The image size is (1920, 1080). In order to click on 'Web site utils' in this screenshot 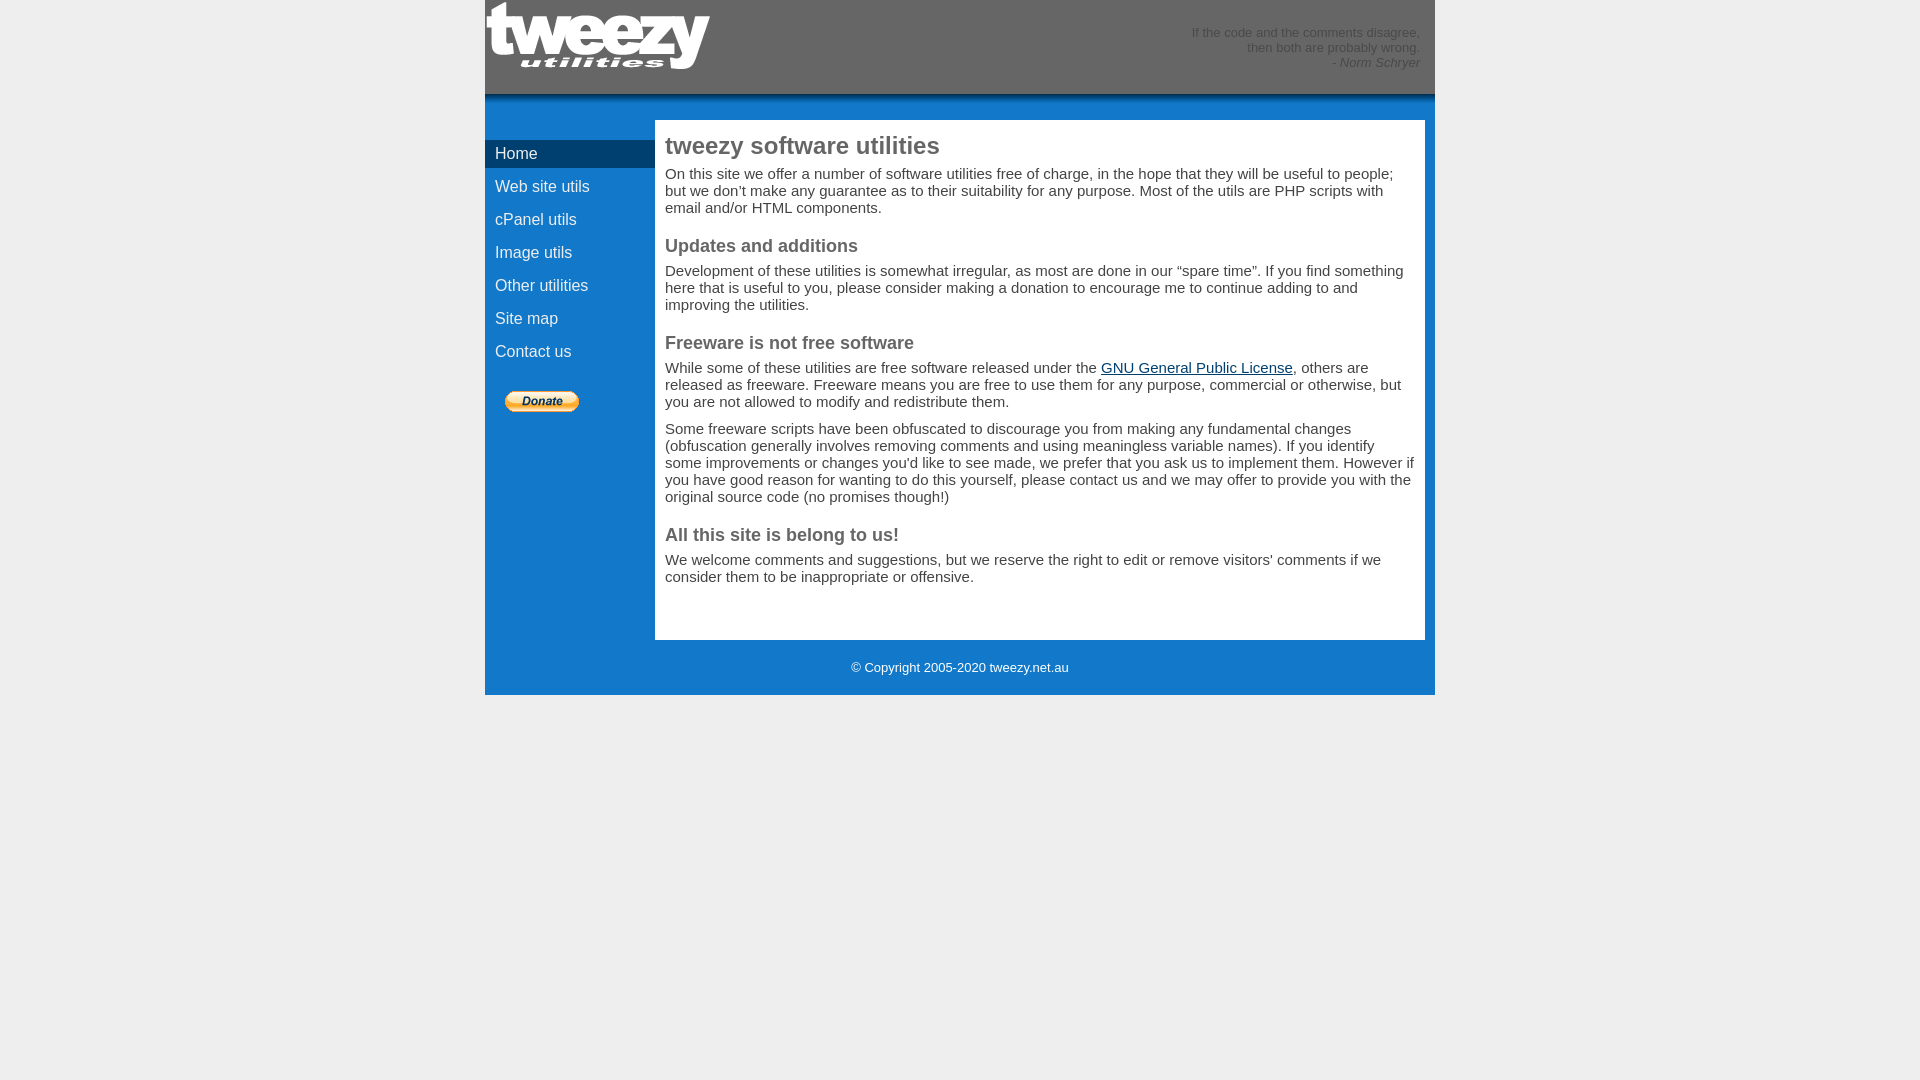, I will do `click(569, 186)`.